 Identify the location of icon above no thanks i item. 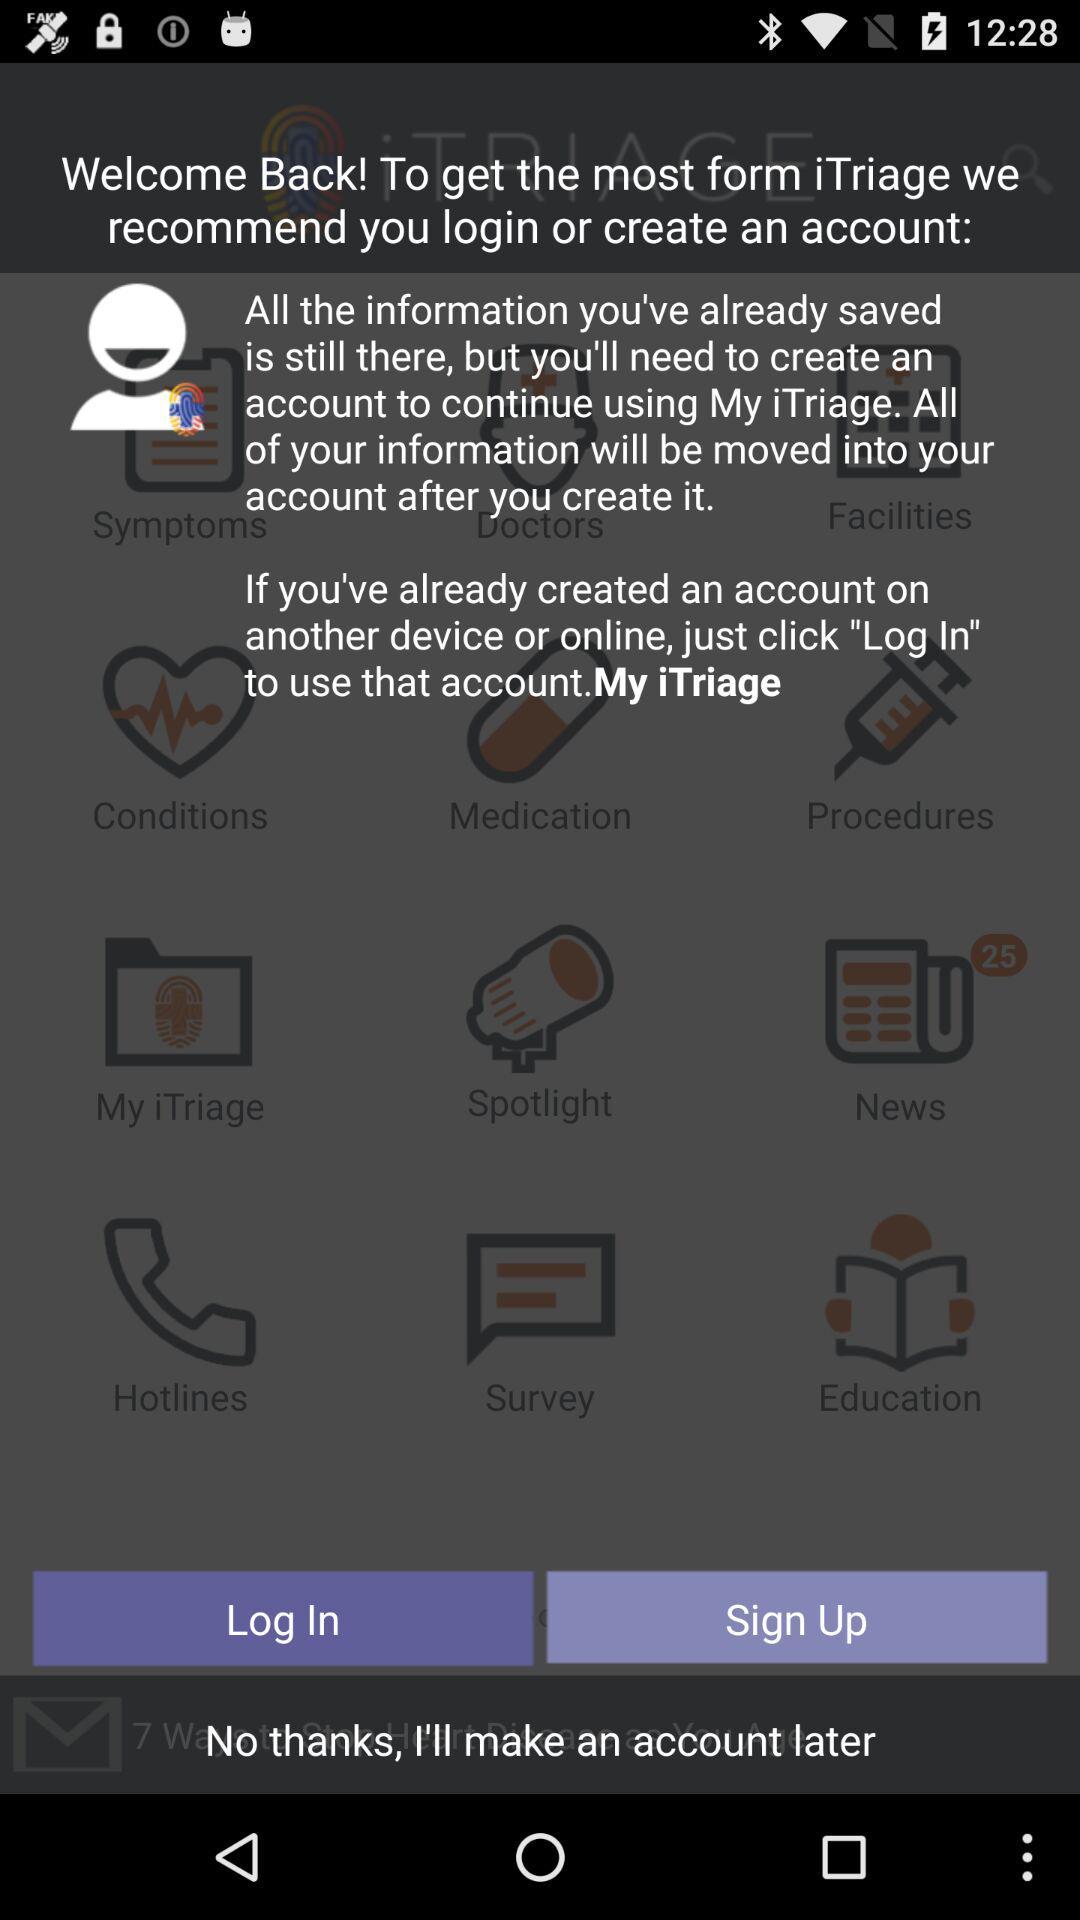
(283, 1618).